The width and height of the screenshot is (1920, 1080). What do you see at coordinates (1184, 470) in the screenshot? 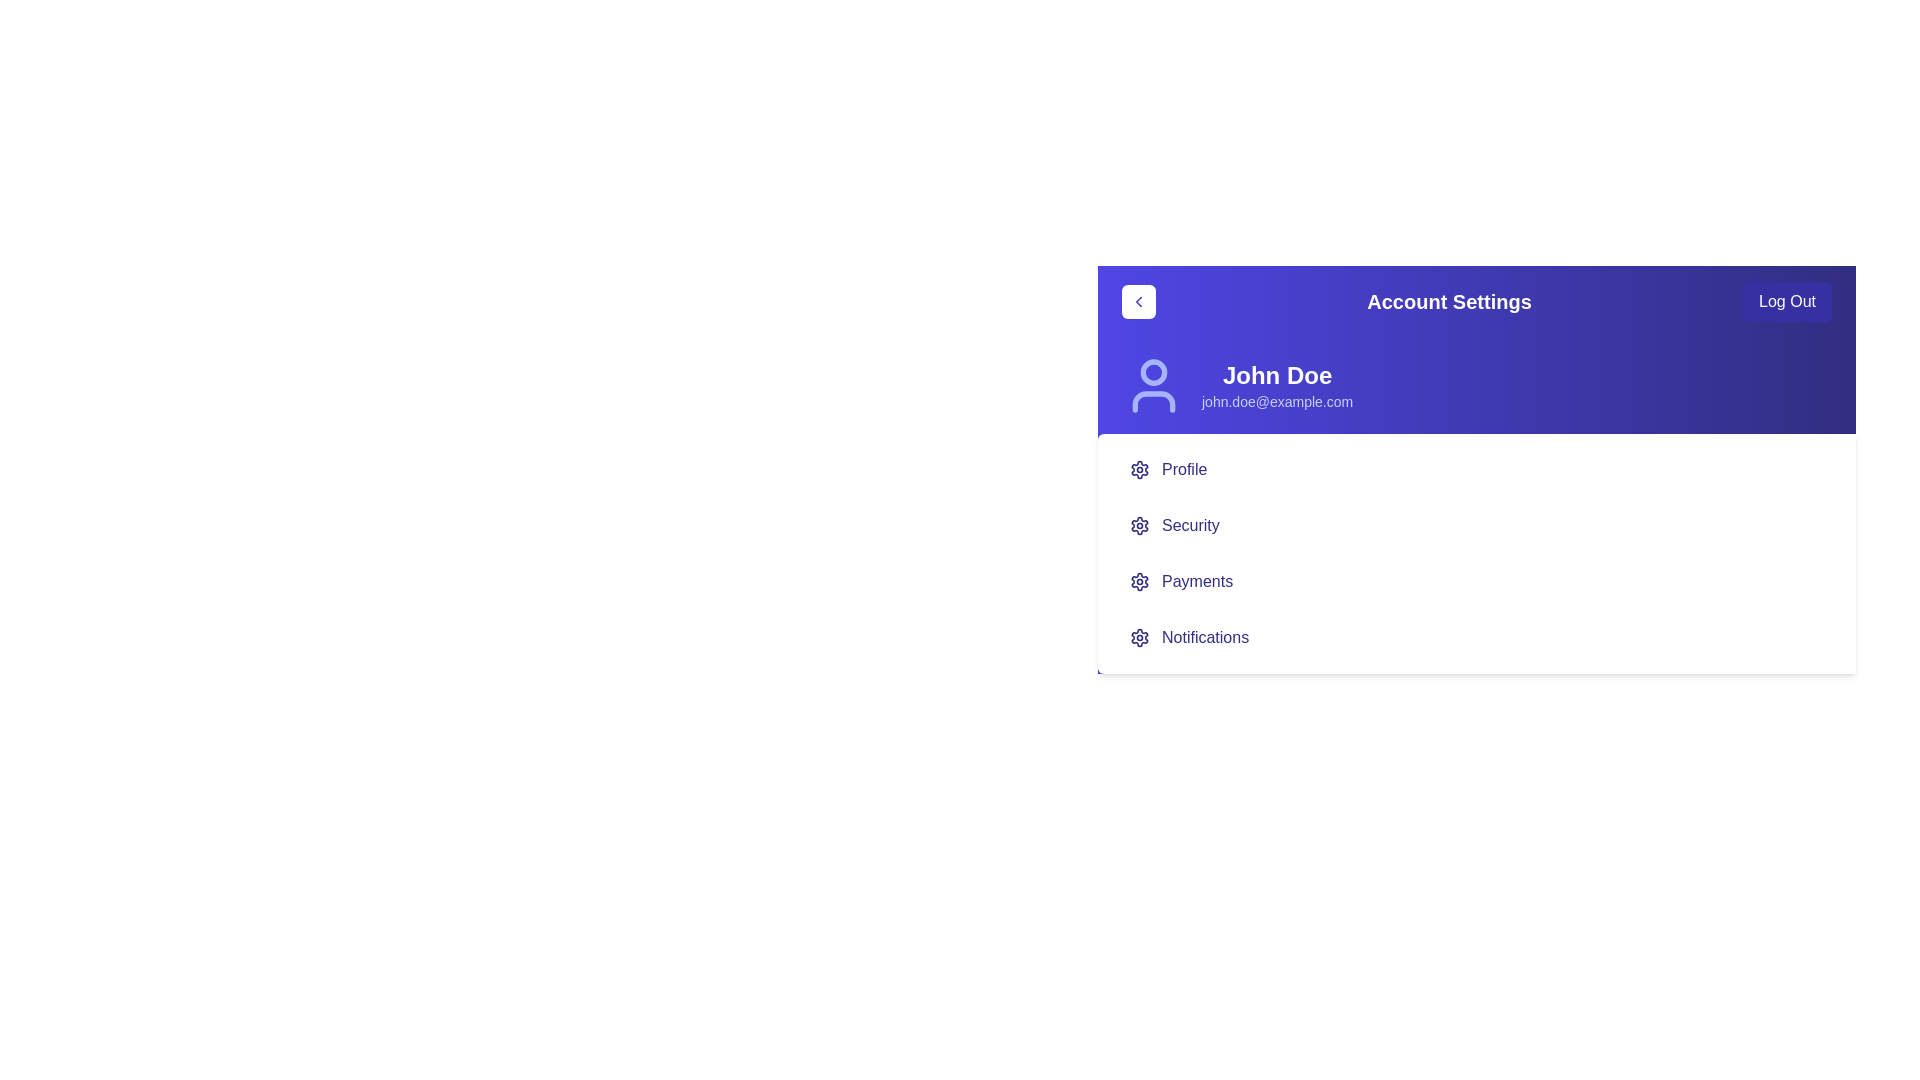
I see `the 'Profile' text label located in the vertical menu list` at bounding box center [1184, 470].